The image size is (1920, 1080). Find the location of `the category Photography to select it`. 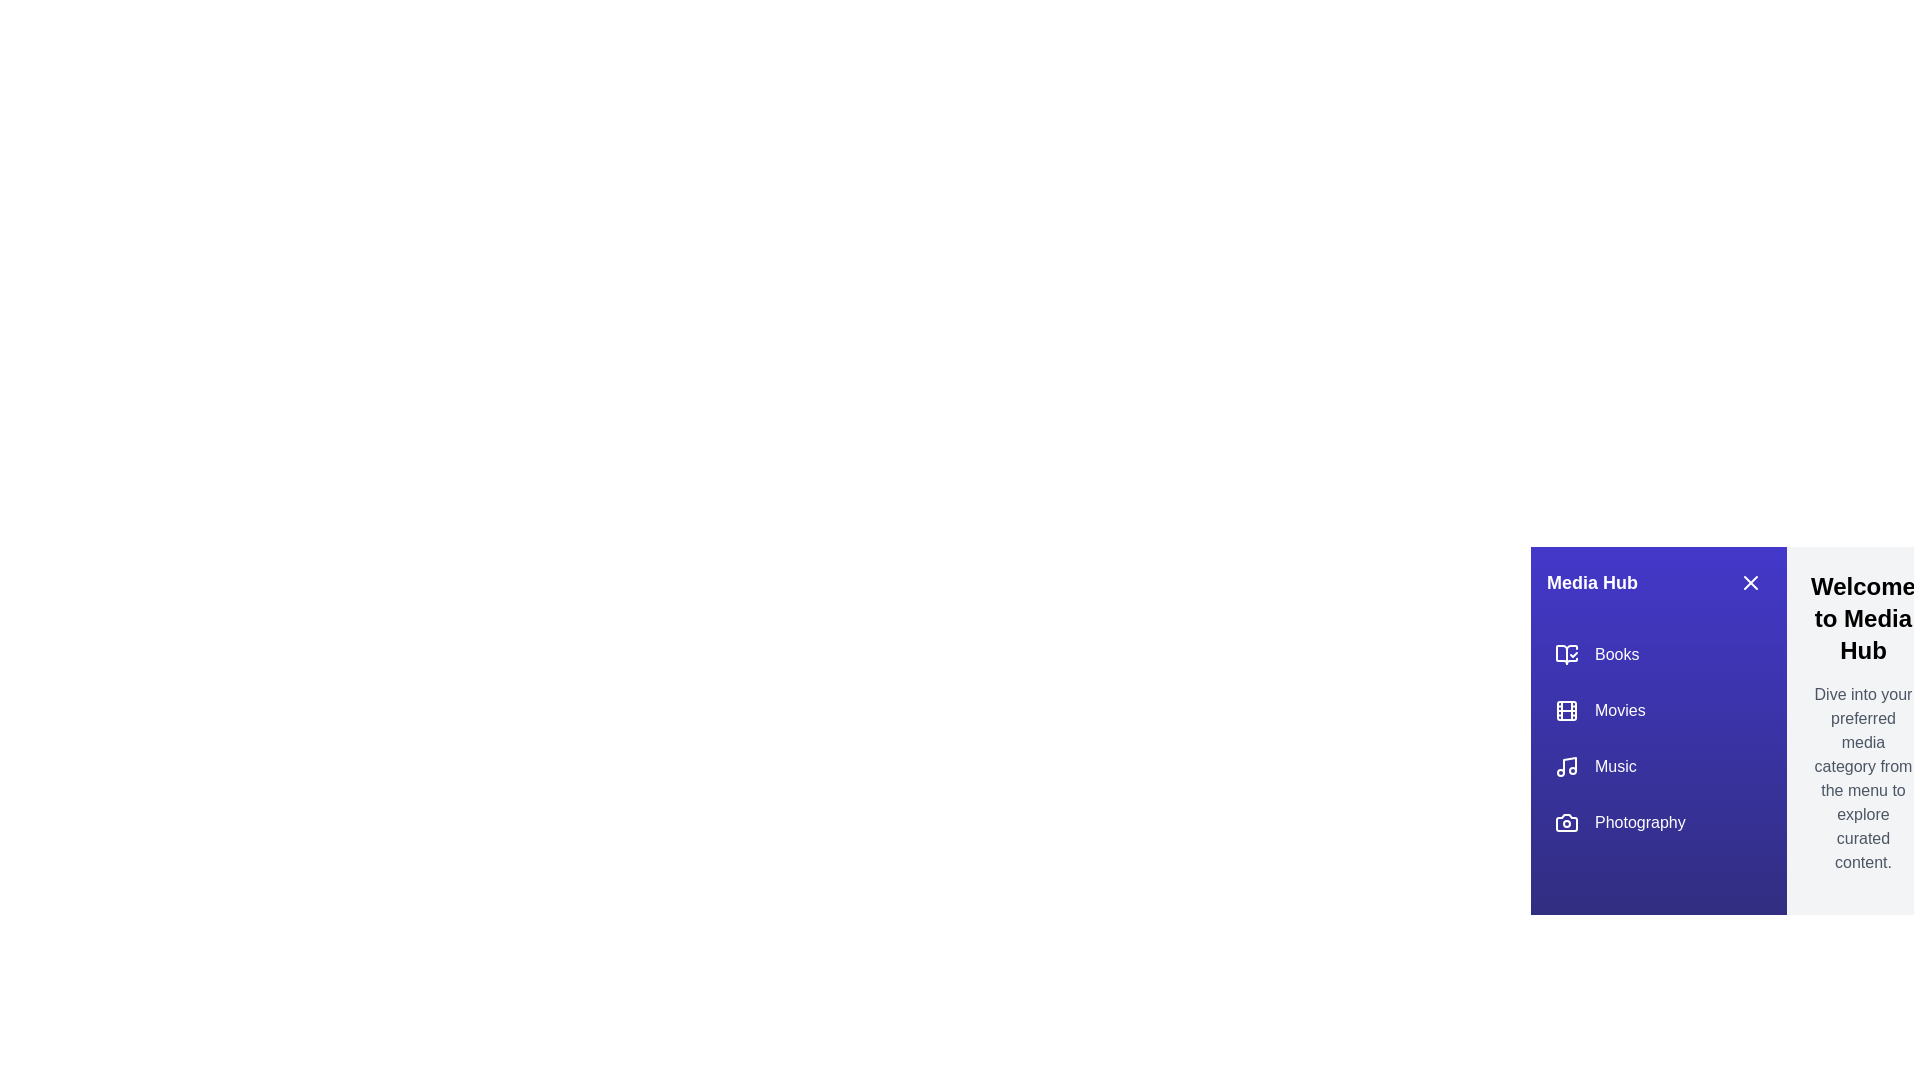

the category Photography to select it is located at coordinates (1659, 822).